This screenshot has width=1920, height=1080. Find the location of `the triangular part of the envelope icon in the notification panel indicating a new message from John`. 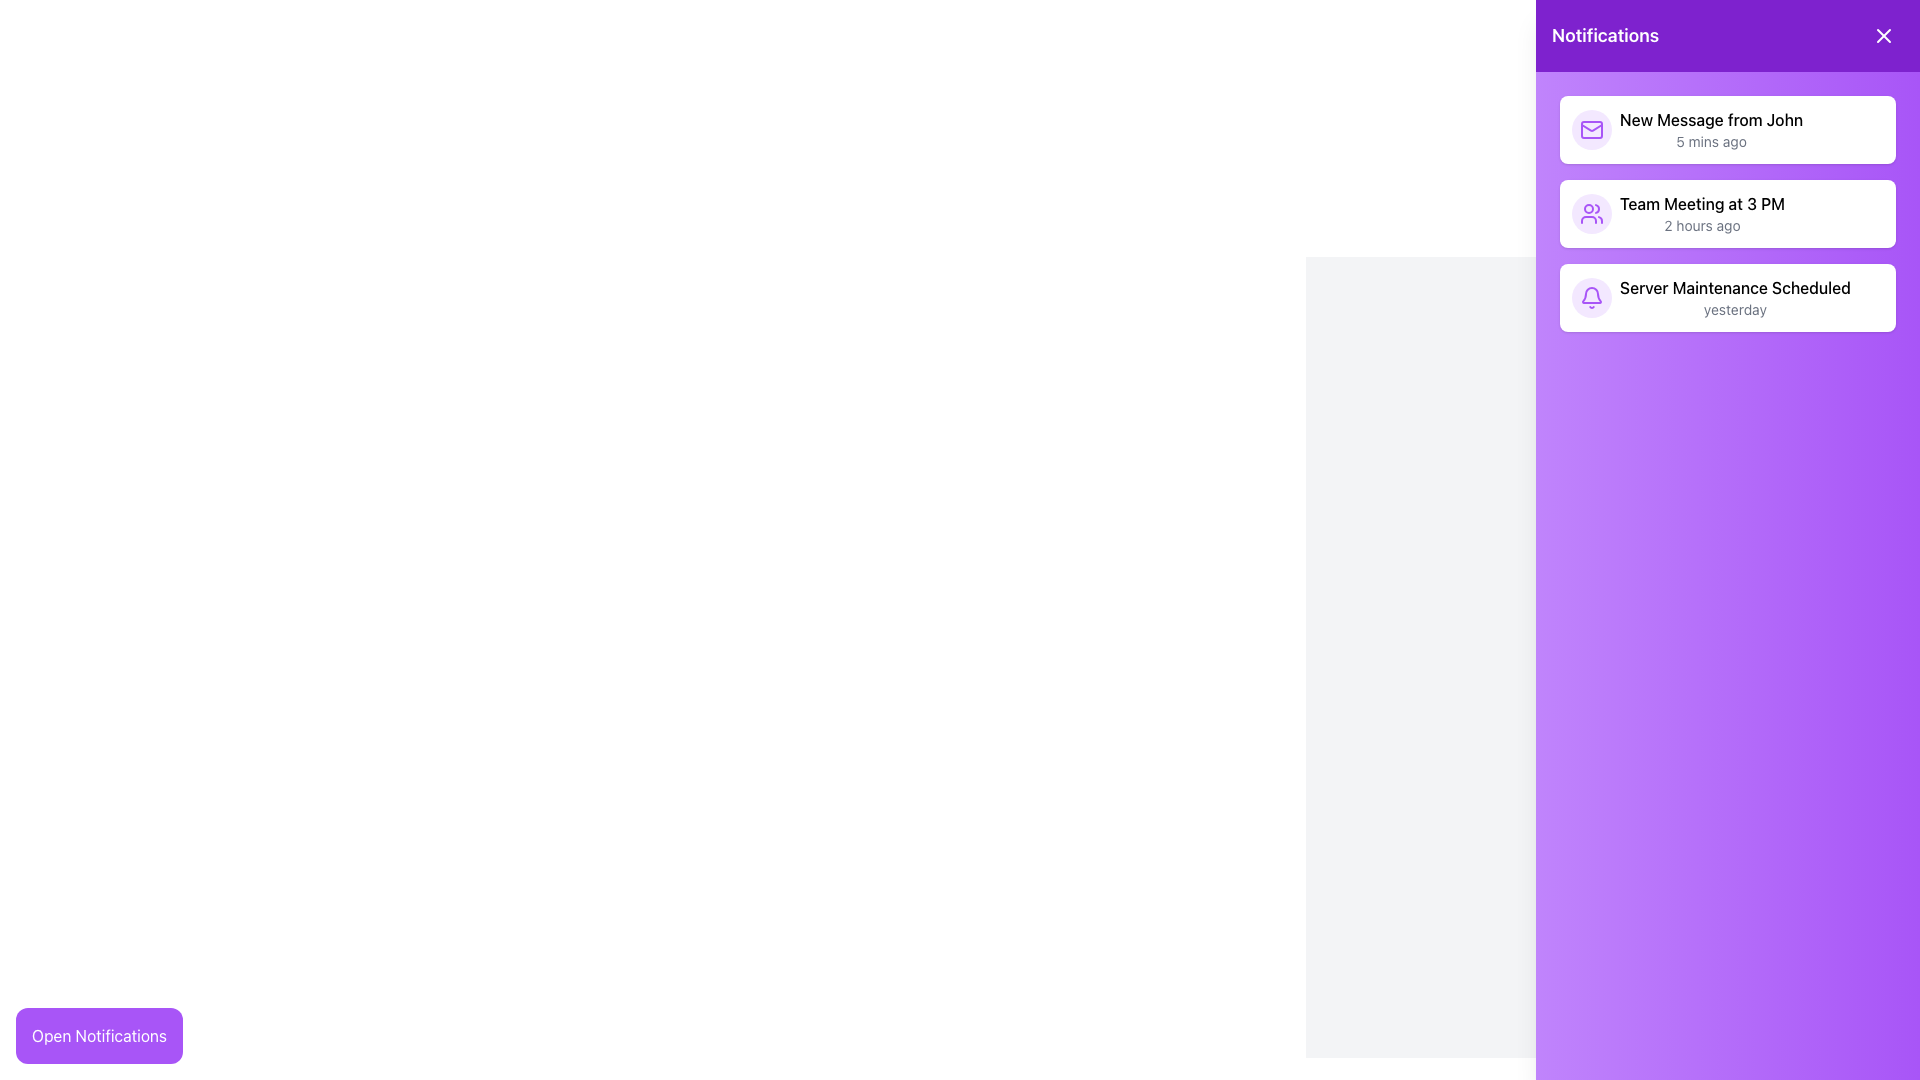

the triangular part of the envelope icon in the notification panel indicating a new message from John is located at coordinates (1591, 127).